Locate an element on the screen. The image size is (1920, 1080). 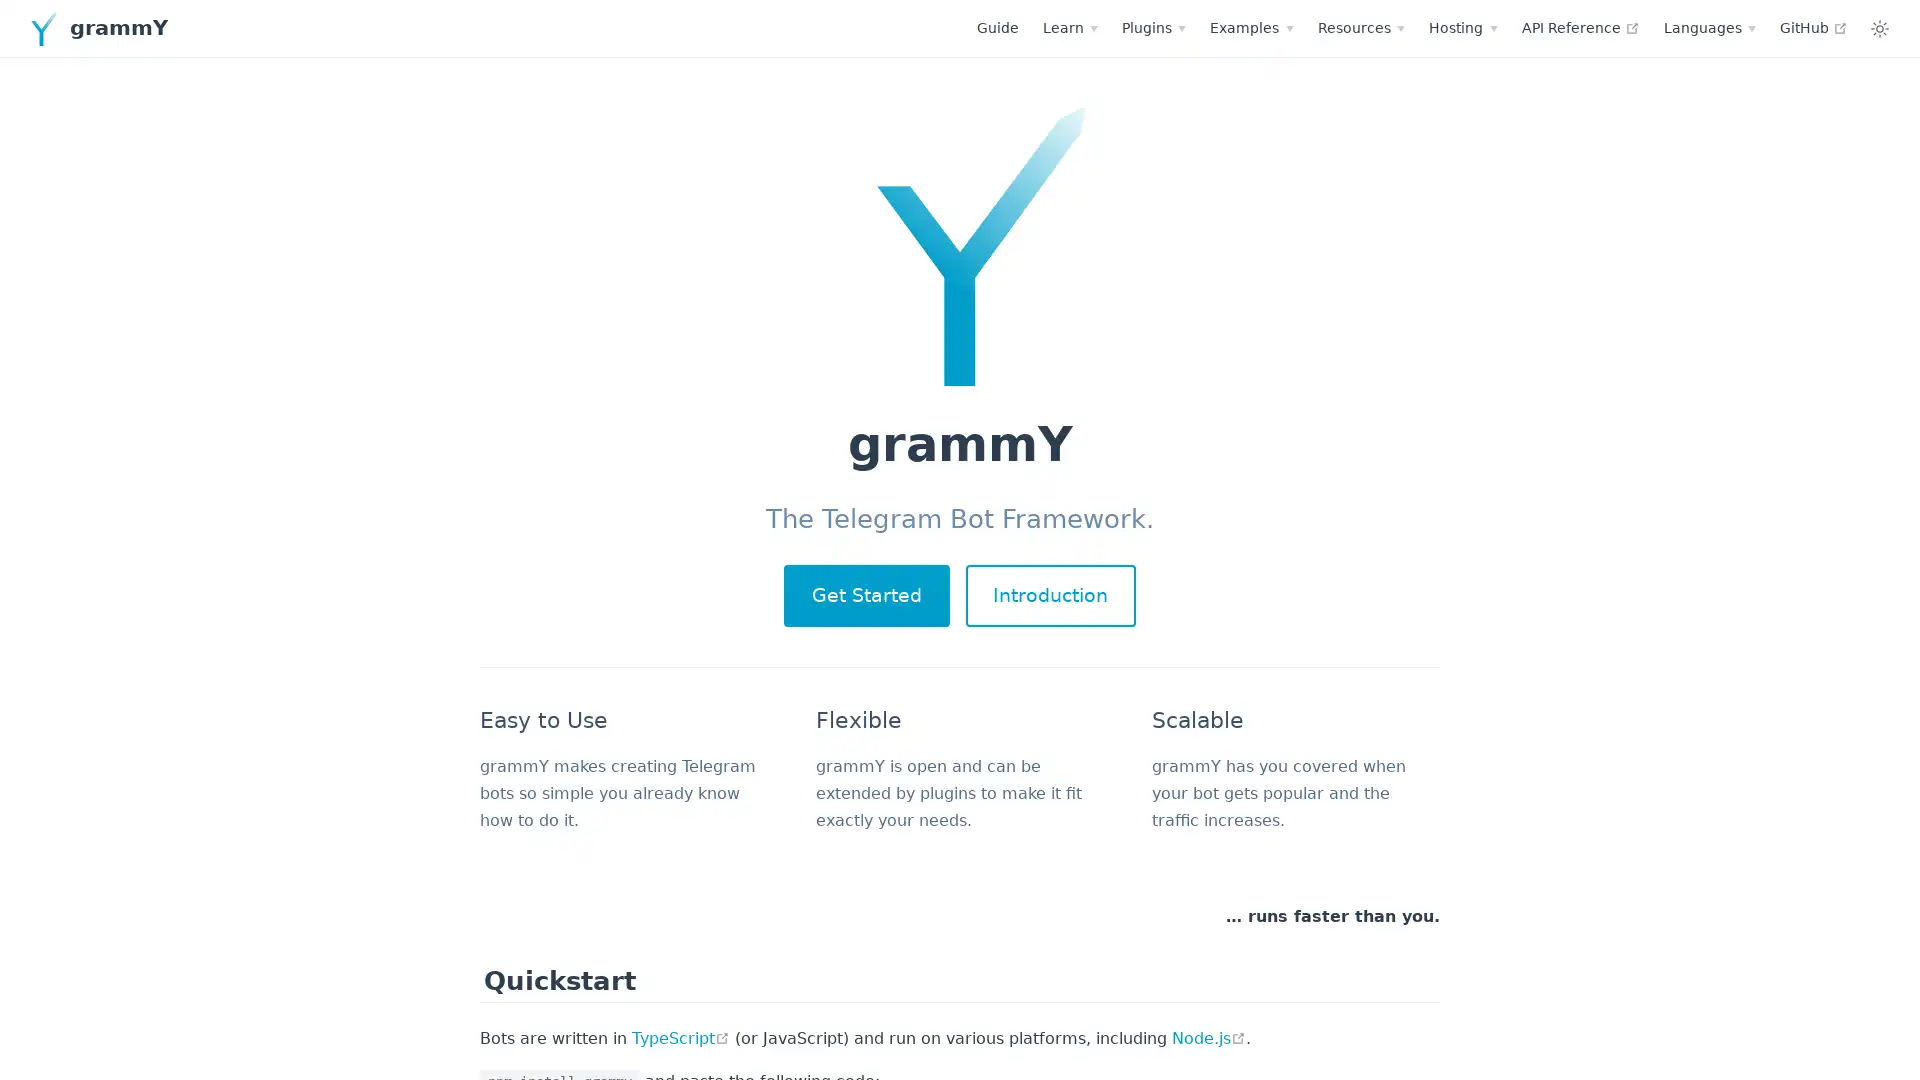
Plugins is located at coordinates (977, 27).